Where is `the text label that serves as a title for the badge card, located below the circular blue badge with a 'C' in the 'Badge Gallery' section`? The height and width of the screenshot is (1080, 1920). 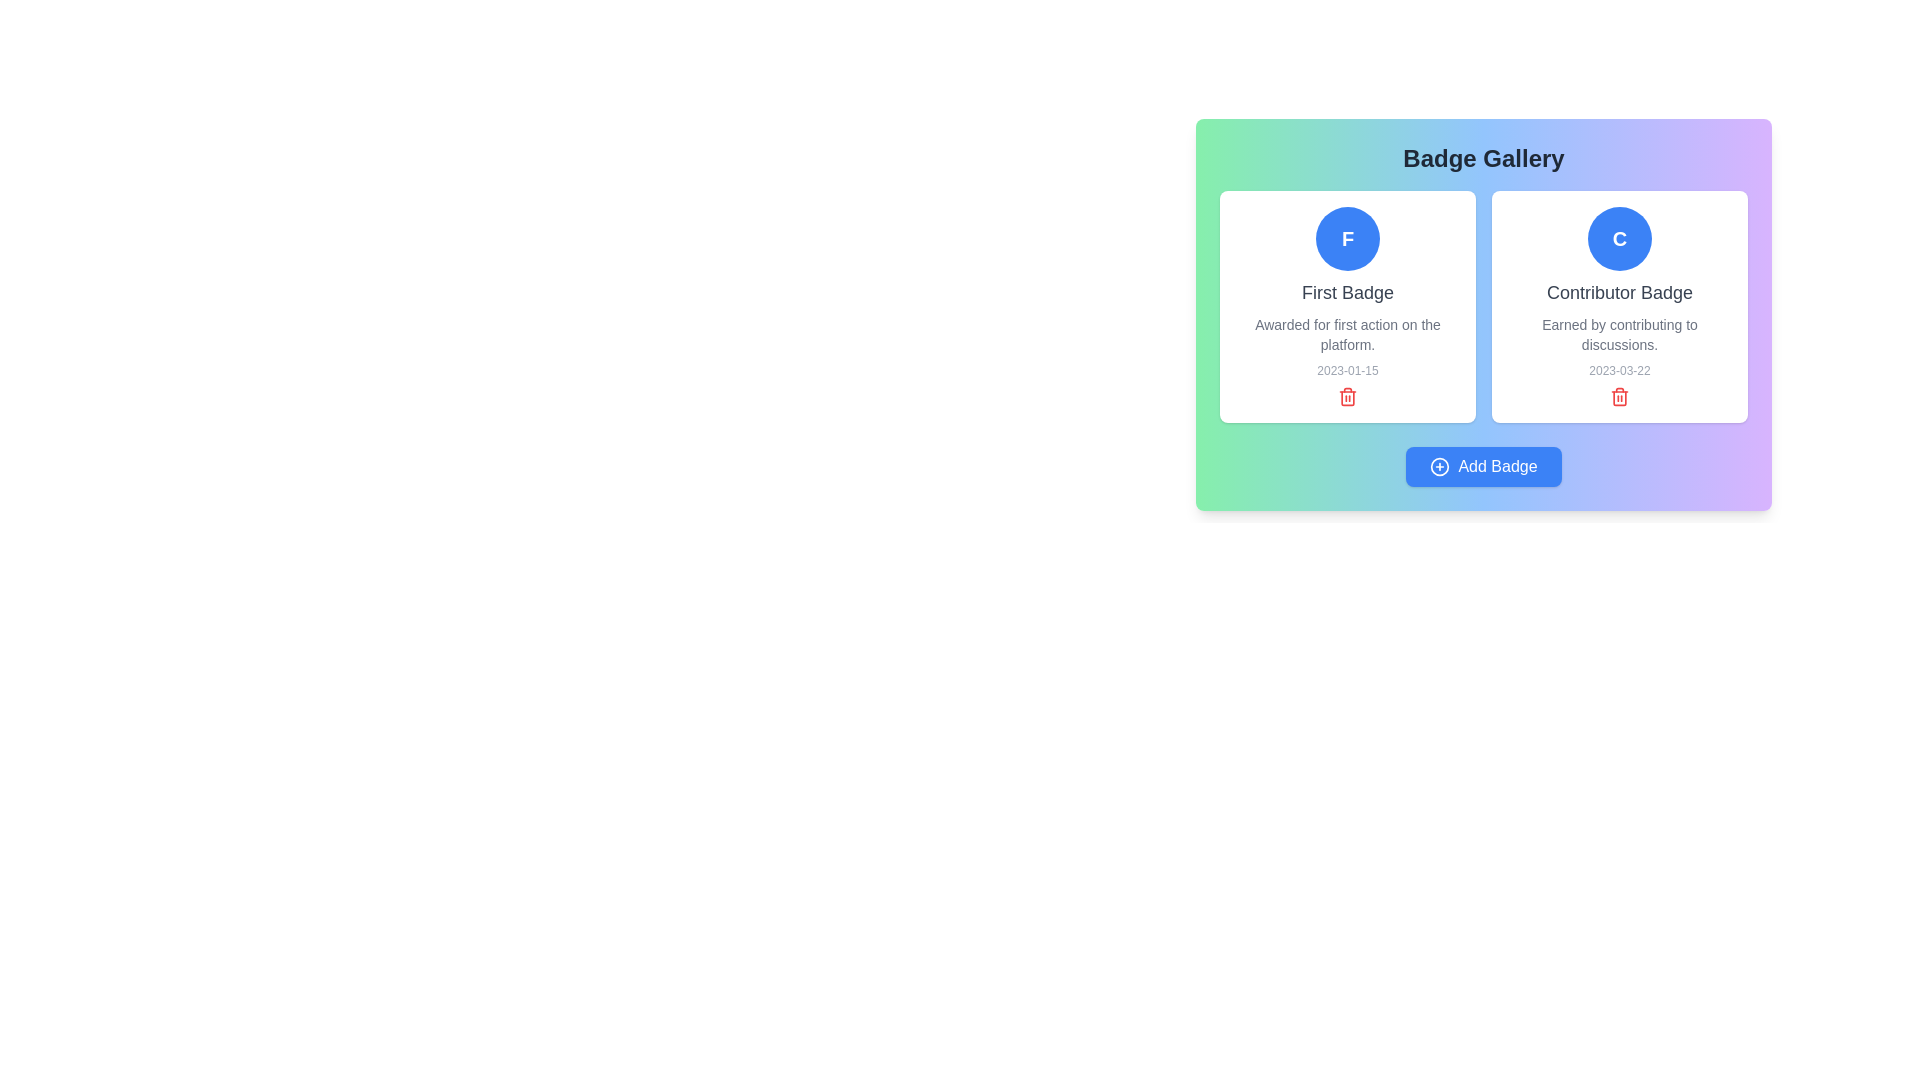 the text label that serves as a title for the badge card, located below the circular blue badge with a 'C' in the 'Badge Gallery' section is located at coordinates (1620, 293).